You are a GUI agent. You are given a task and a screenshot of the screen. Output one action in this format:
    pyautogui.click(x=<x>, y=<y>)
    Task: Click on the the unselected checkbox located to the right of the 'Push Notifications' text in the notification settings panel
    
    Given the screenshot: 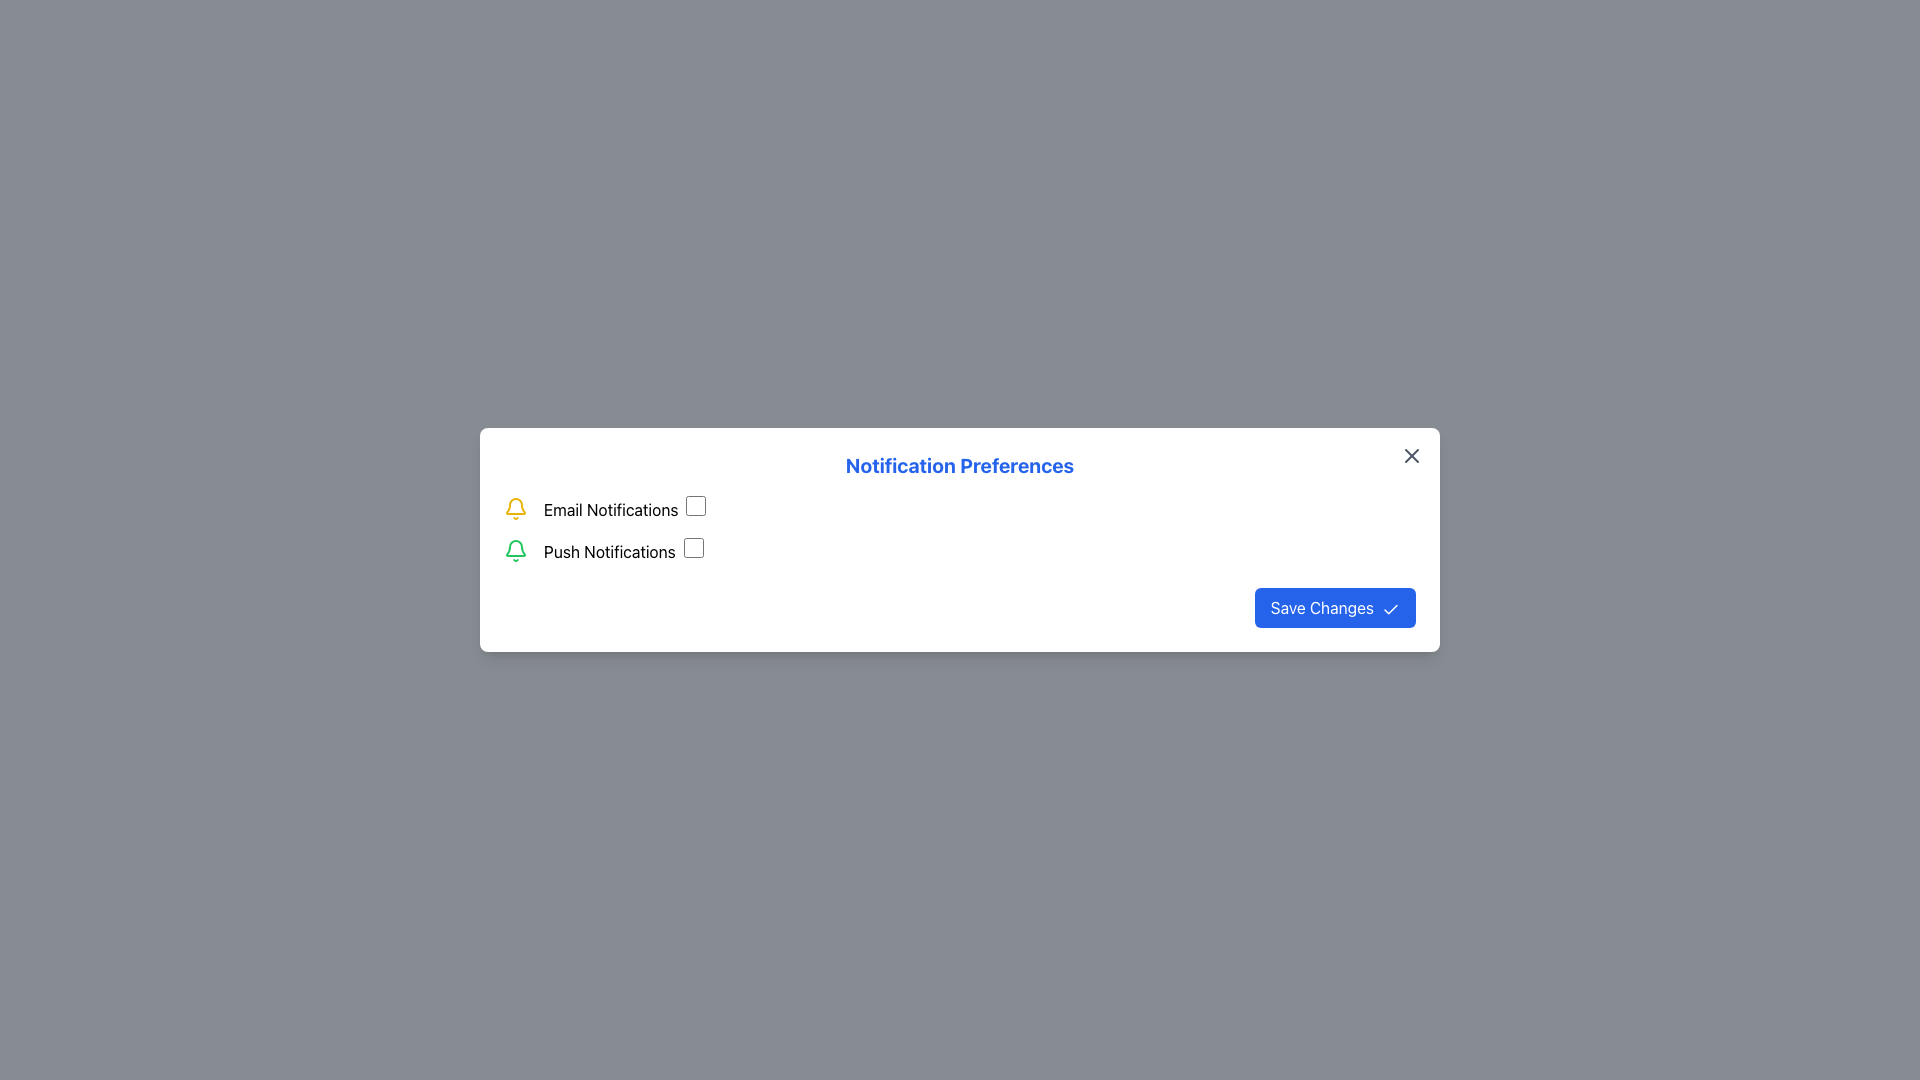 What is the action you would take?
    pyautogui.click(x=693, y=547)
    